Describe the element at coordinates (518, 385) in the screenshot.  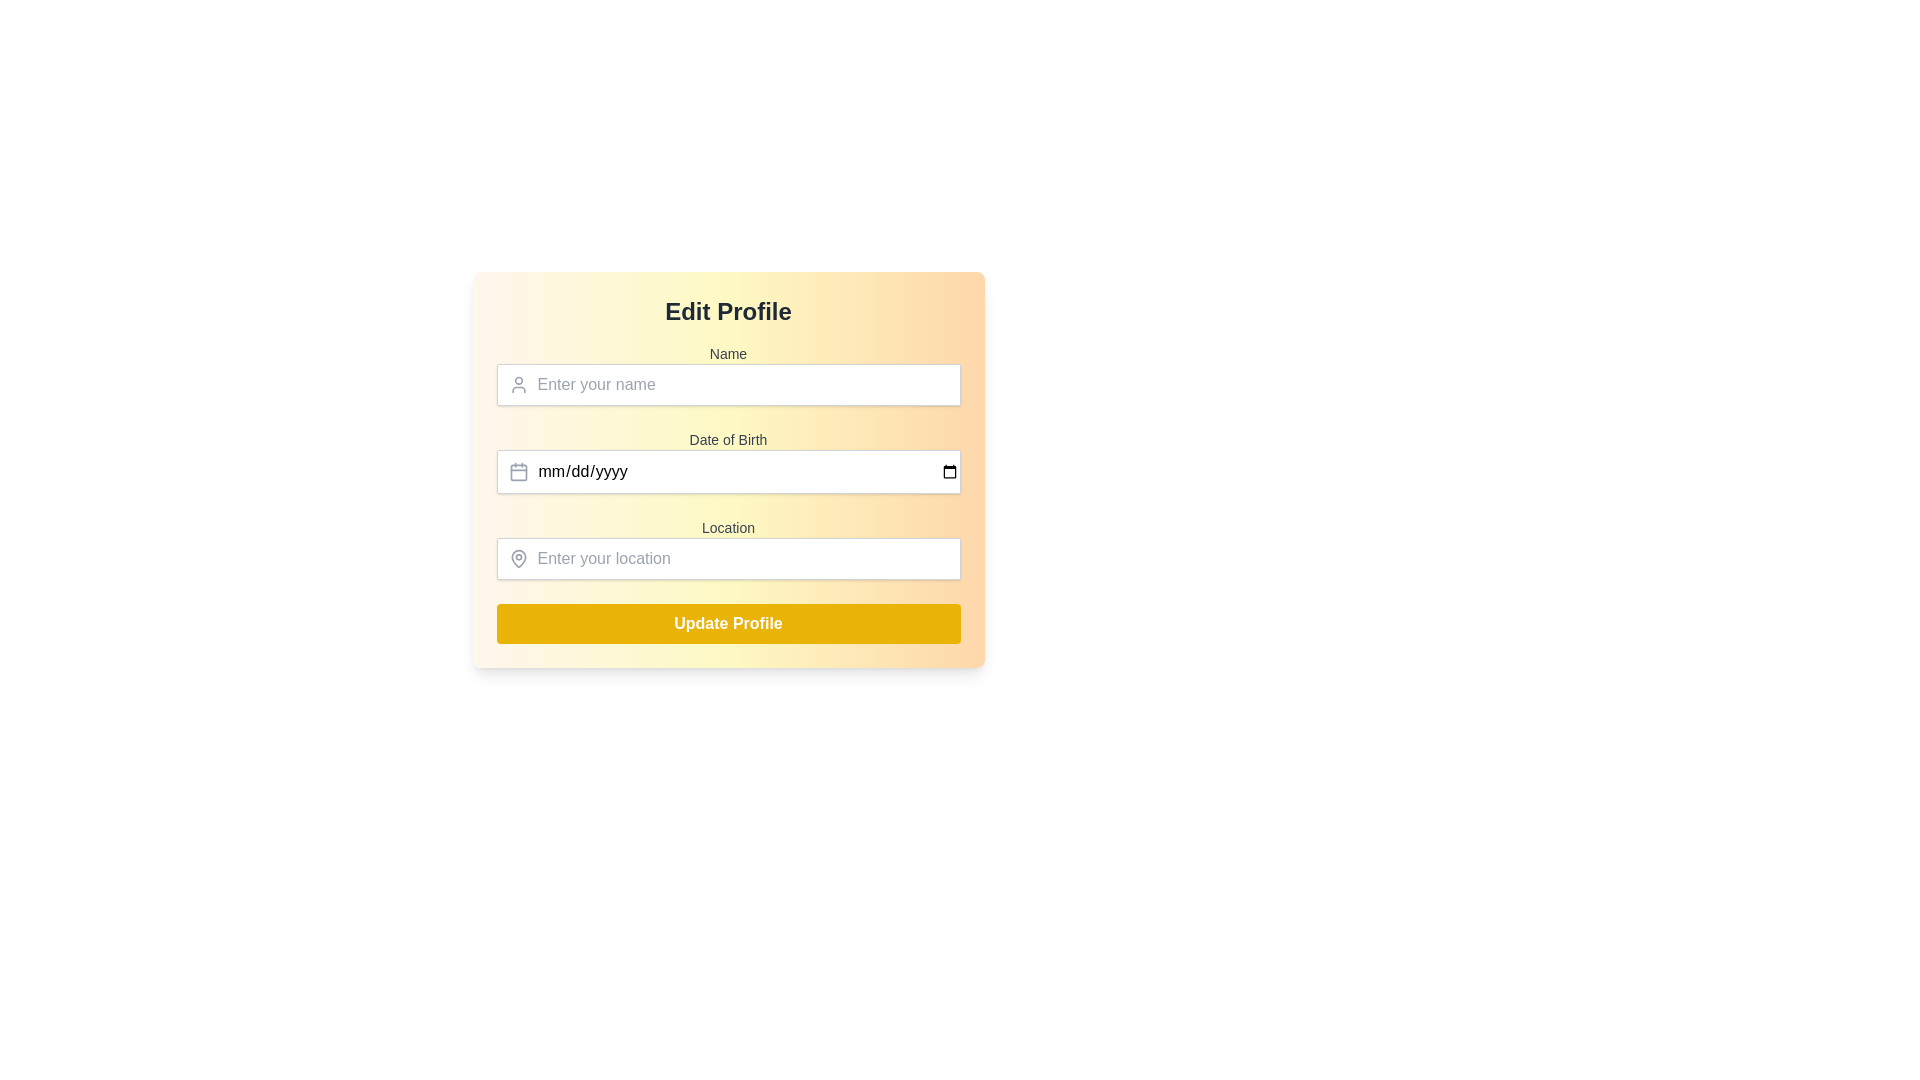
I see `the Decorative SVG Icon that visually reinforces the adjacent 'Name' input field, located at the left margin of the input field` at that location.